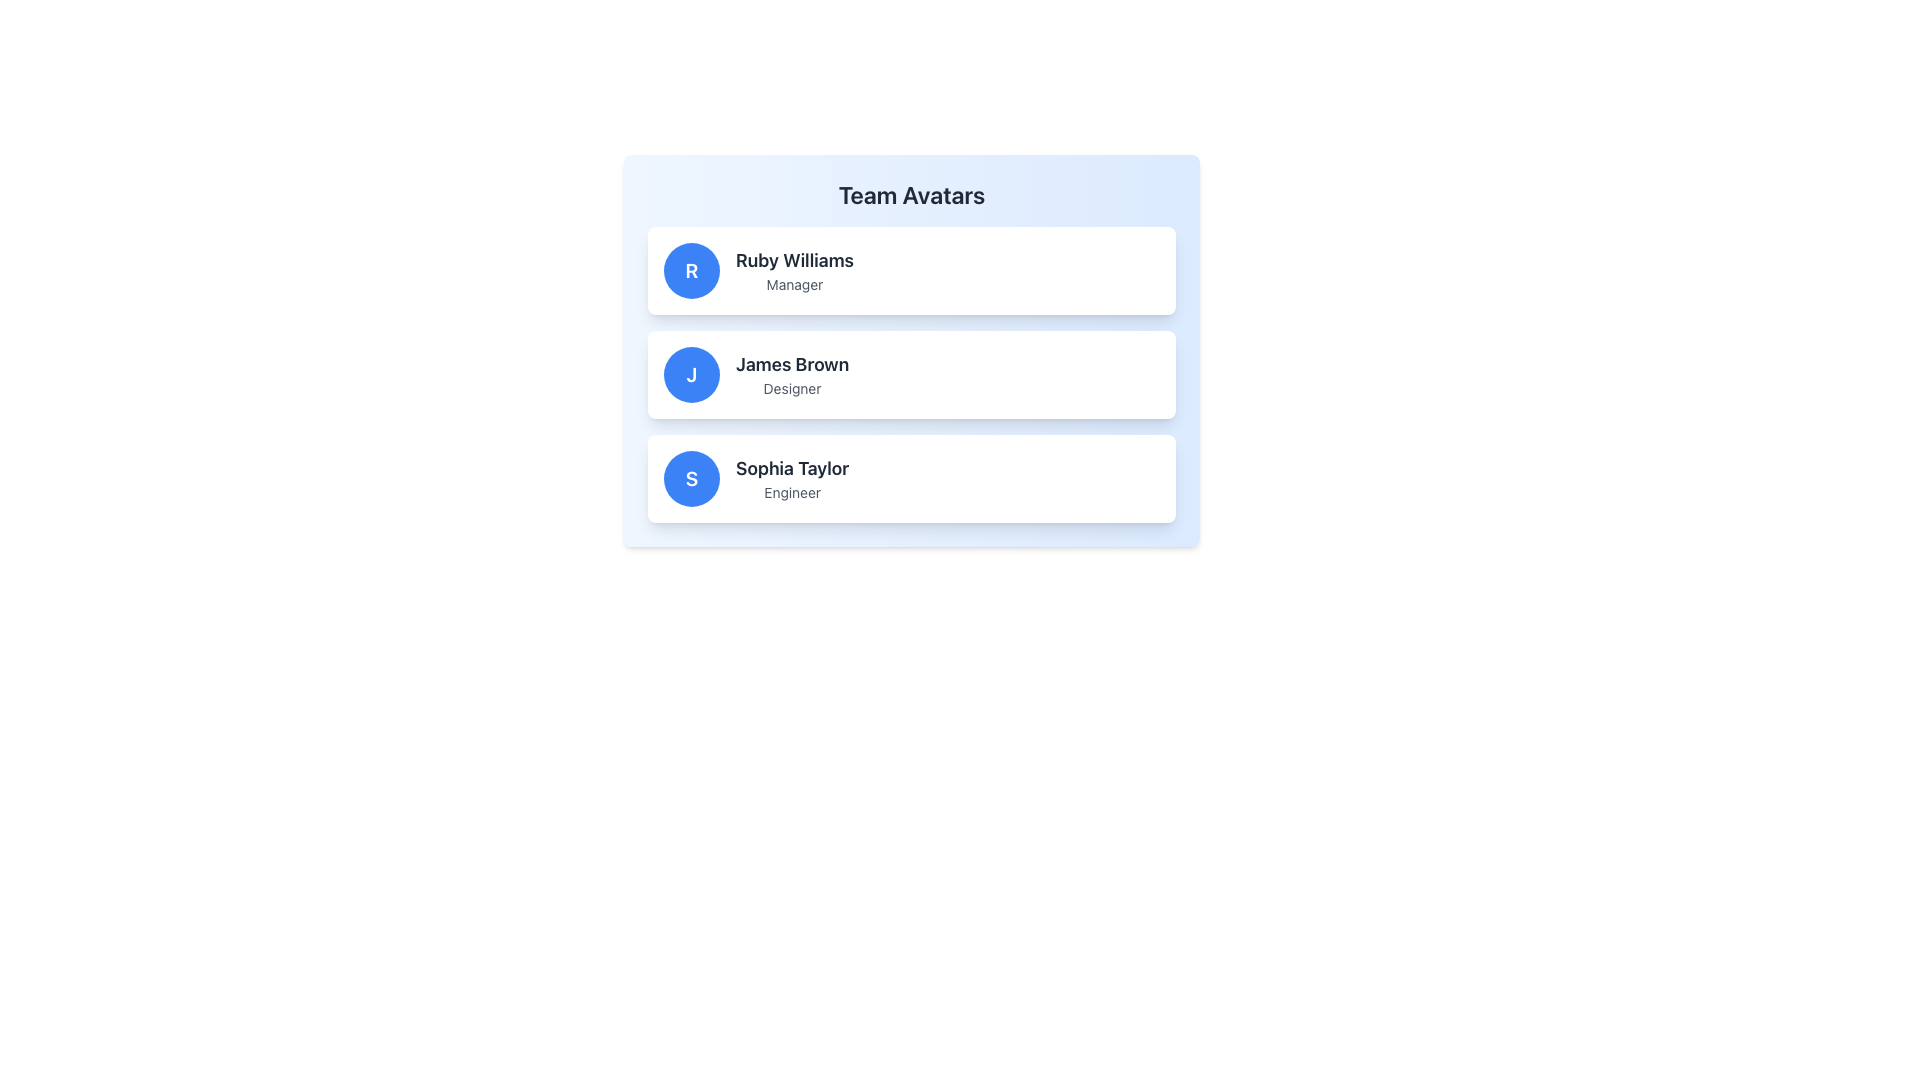  What do you see at coordinates (791, 493) in the screenshot?
I see `the static text label displaying 'Engineer' located below 'Sophia Taylor' in the 'Team Avatars' section` at bounding box center [791, 493].